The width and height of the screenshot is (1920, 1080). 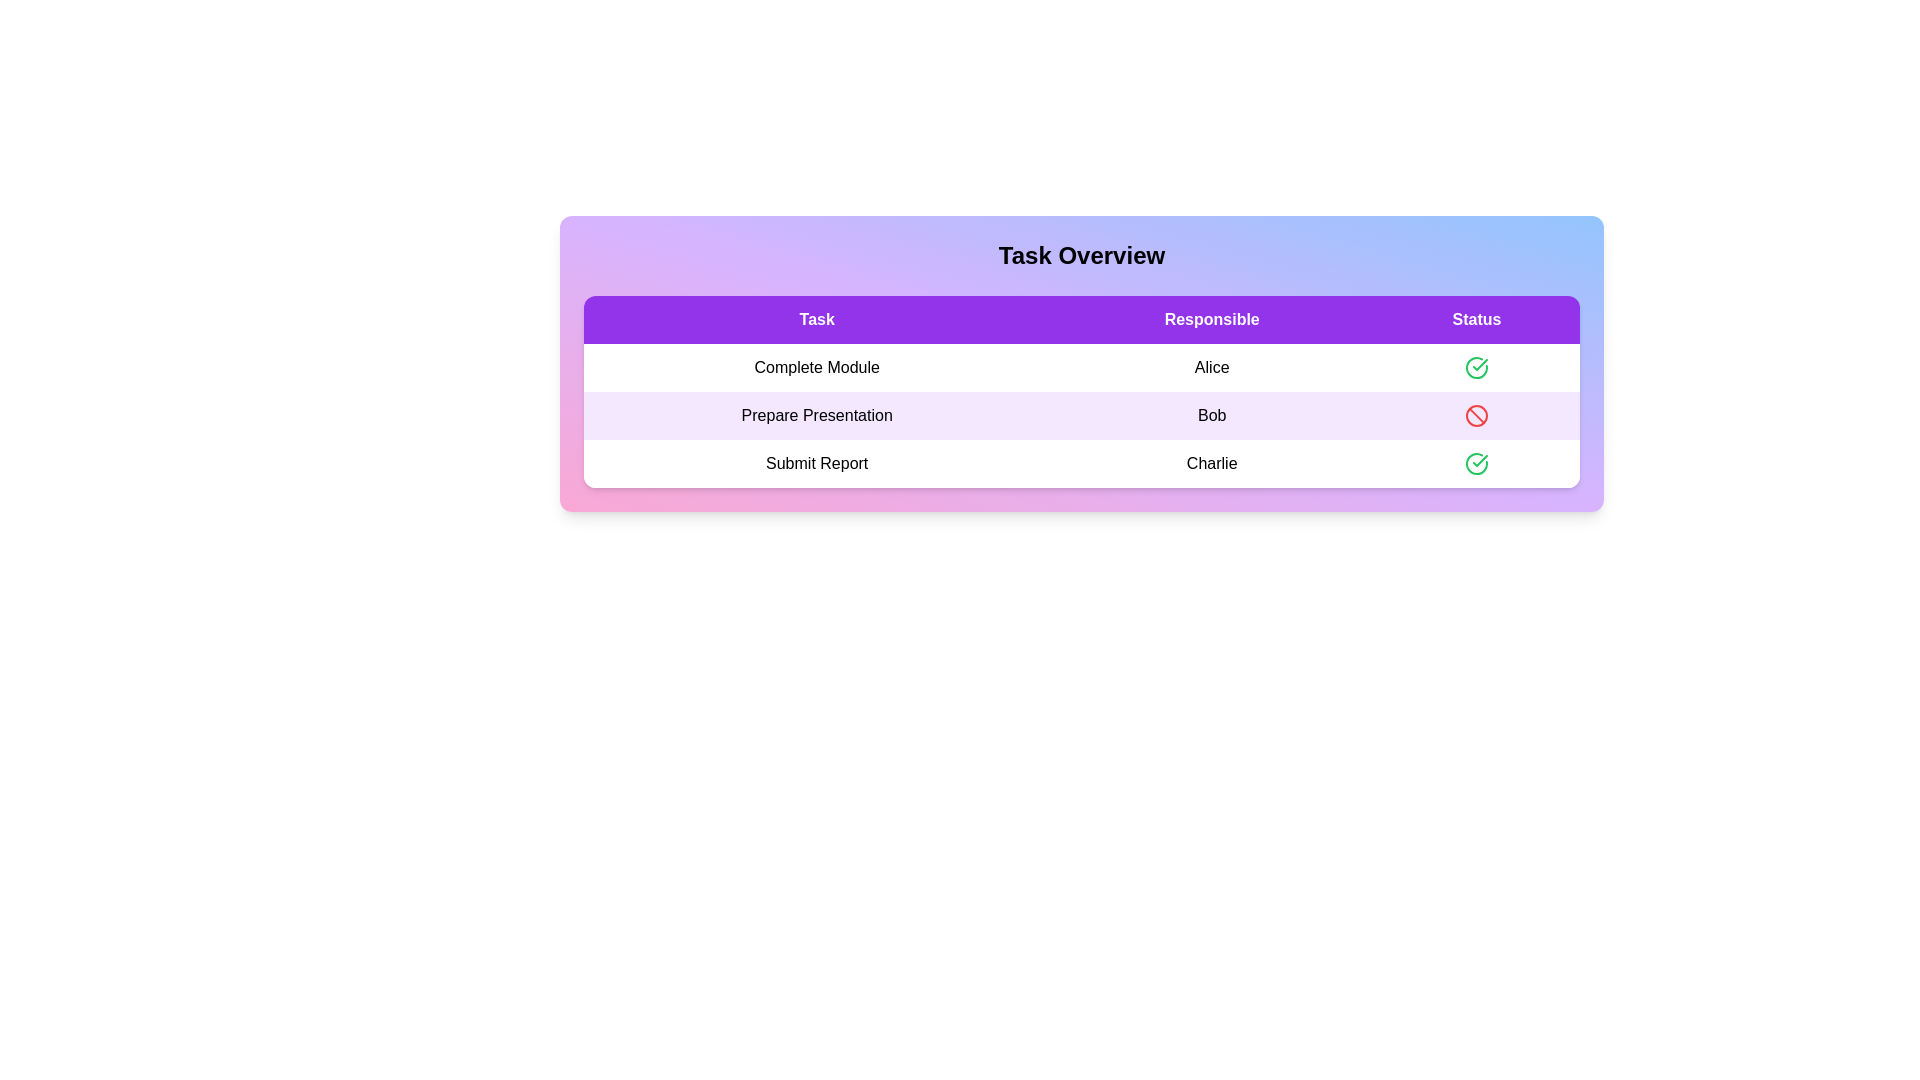 What do you see at coordinates (1211, 319) in the screenshot?
I see `the text field displaying 'Responsible', which is the second column header in a three-column table, located between 'Task' and 'Status'` at bounding box center [1211, 319].